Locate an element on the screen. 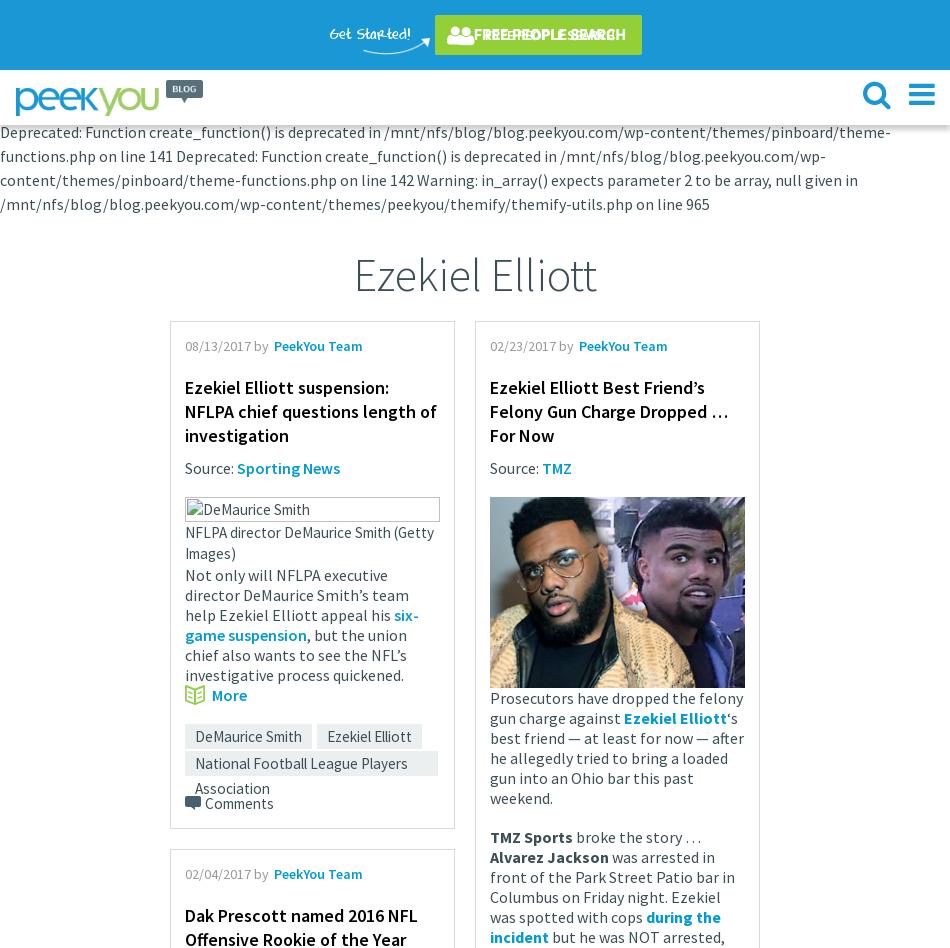 This screenshot has width=950, height=948. 'Not only will NFLPA executive director DeMaurice Smith’s team help Ezekiel Elliott appeal his' is located at coordinates (295, 593).